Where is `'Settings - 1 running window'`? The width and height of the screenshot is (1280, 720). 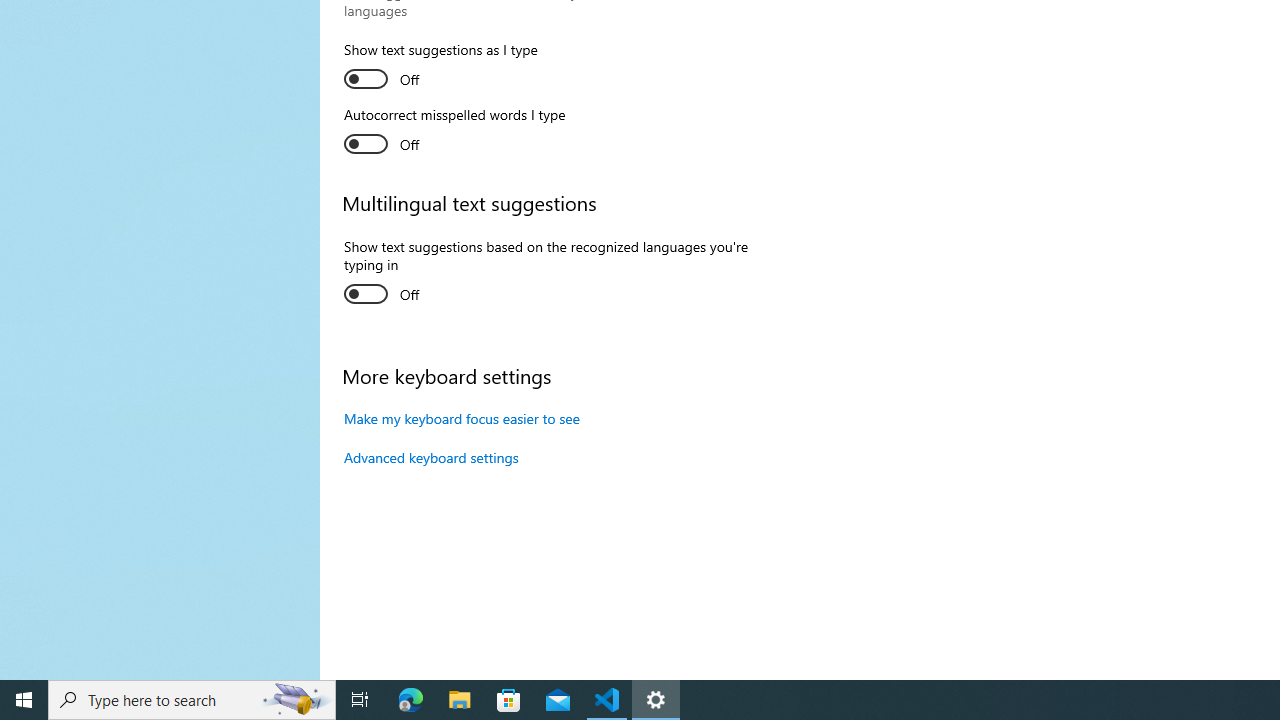
'Settings - 1 running window' is located at coordinates (656, 698).